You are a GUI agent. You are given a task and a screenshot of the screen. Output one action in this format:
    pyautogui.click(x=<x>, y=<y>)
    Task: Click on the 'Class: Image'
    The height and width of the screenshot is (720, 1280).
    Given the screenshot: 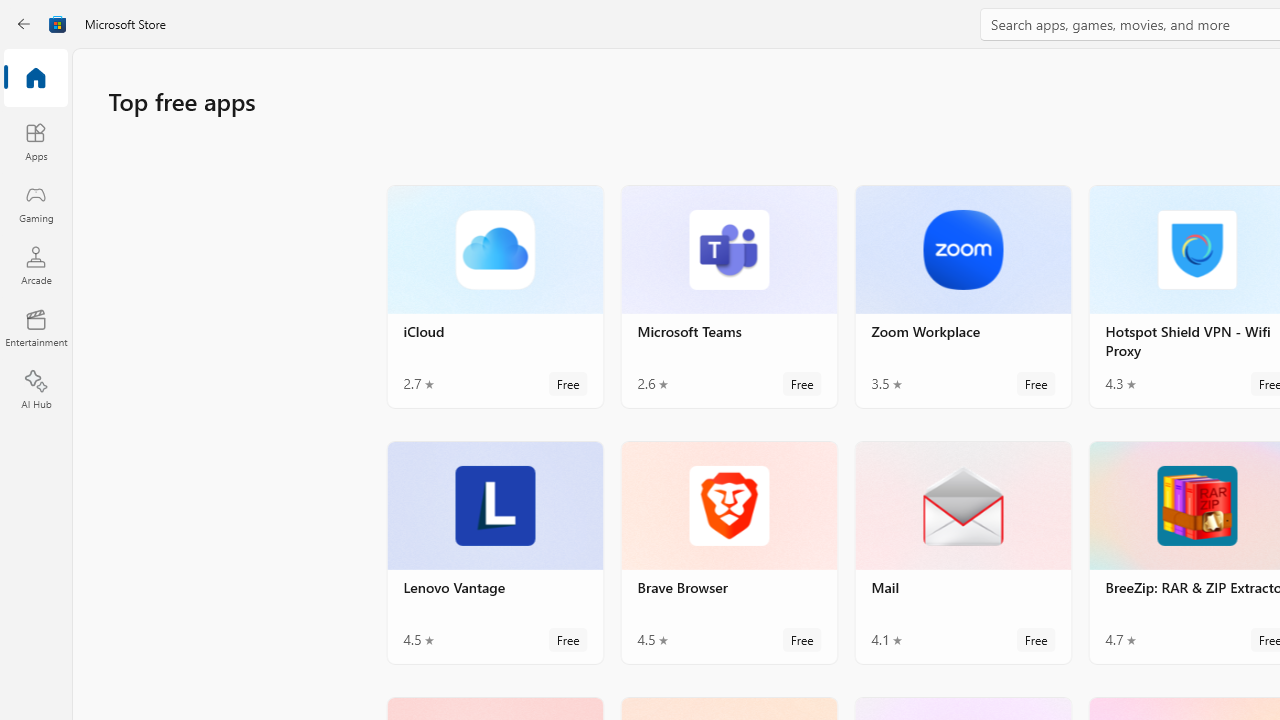 What is the action you would take?
    pyautogui.click(x=58, y=24)
    